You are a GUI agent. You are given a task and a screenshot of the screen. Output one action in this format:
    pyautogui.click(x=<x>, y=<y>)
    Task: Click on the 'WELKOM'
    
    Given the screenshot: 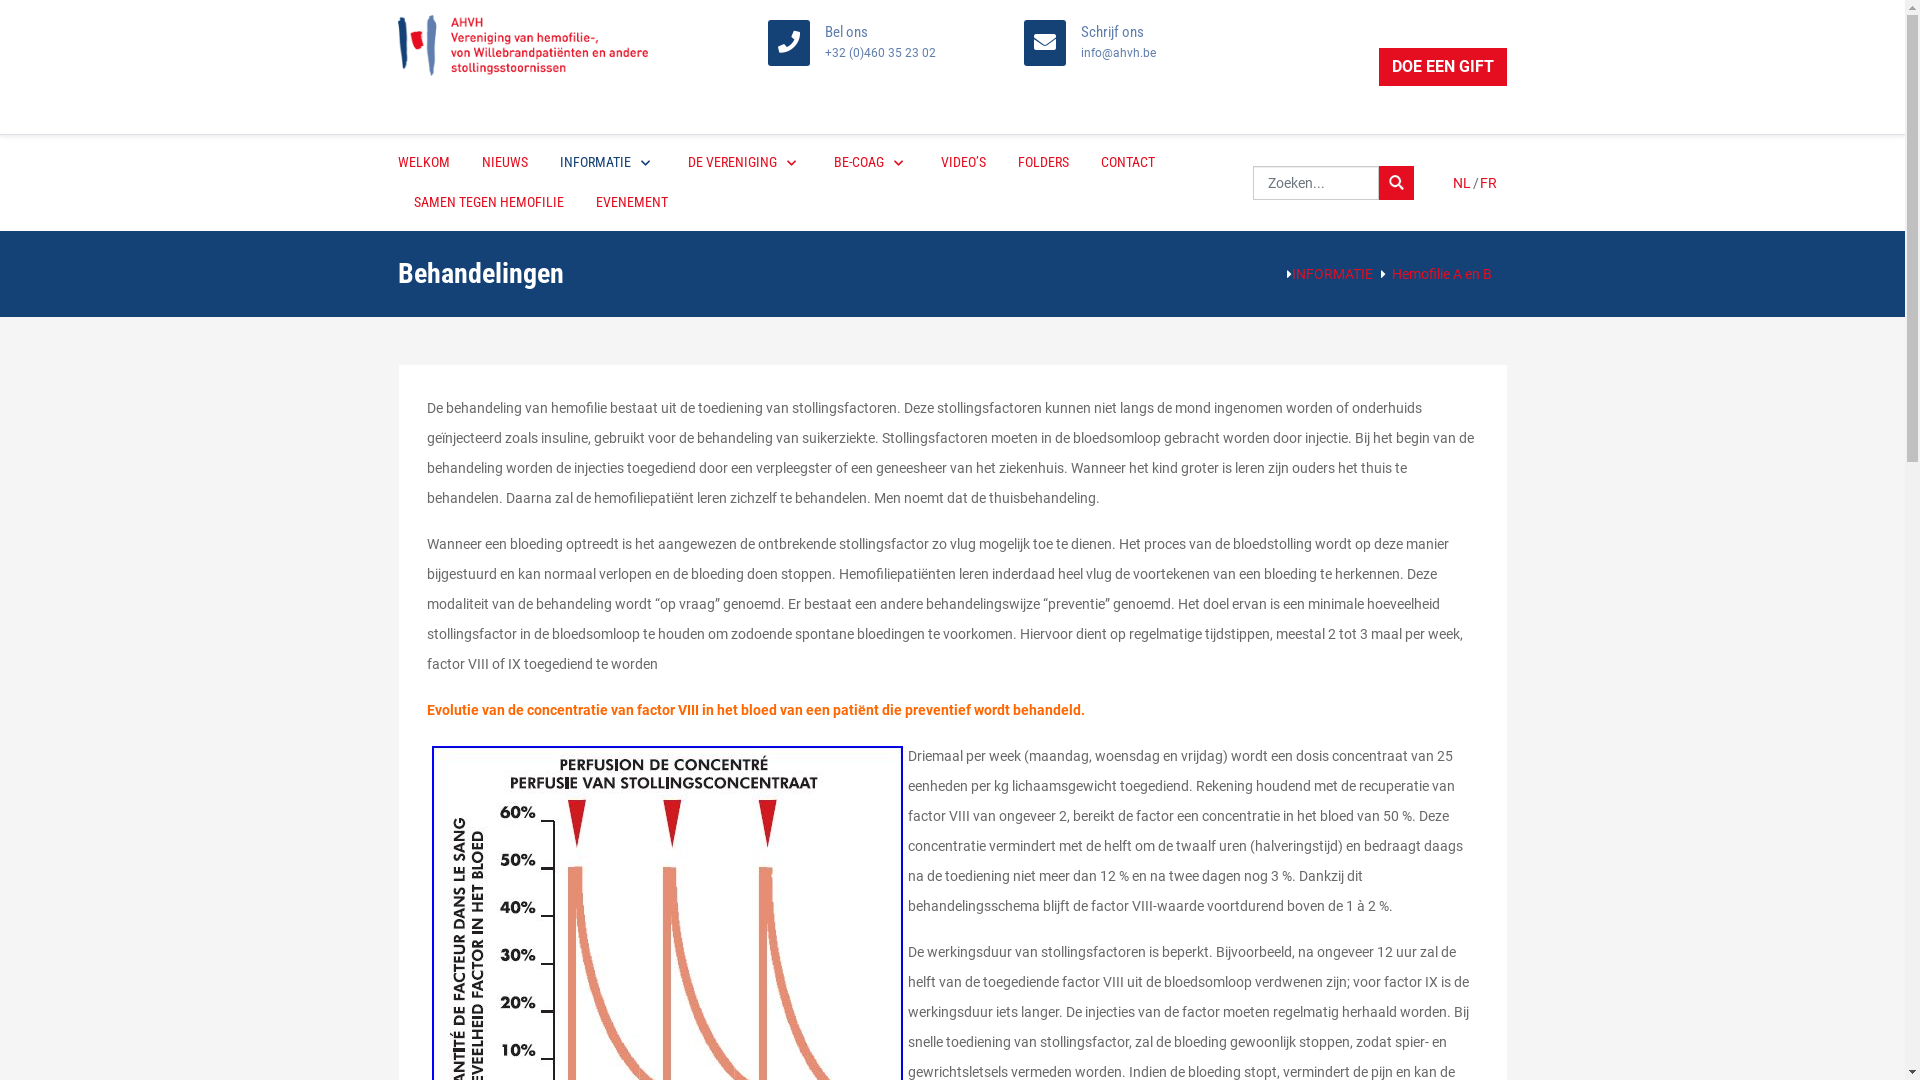 What is the action you would take?
    pyautogui.click(x=431, y=161)
    